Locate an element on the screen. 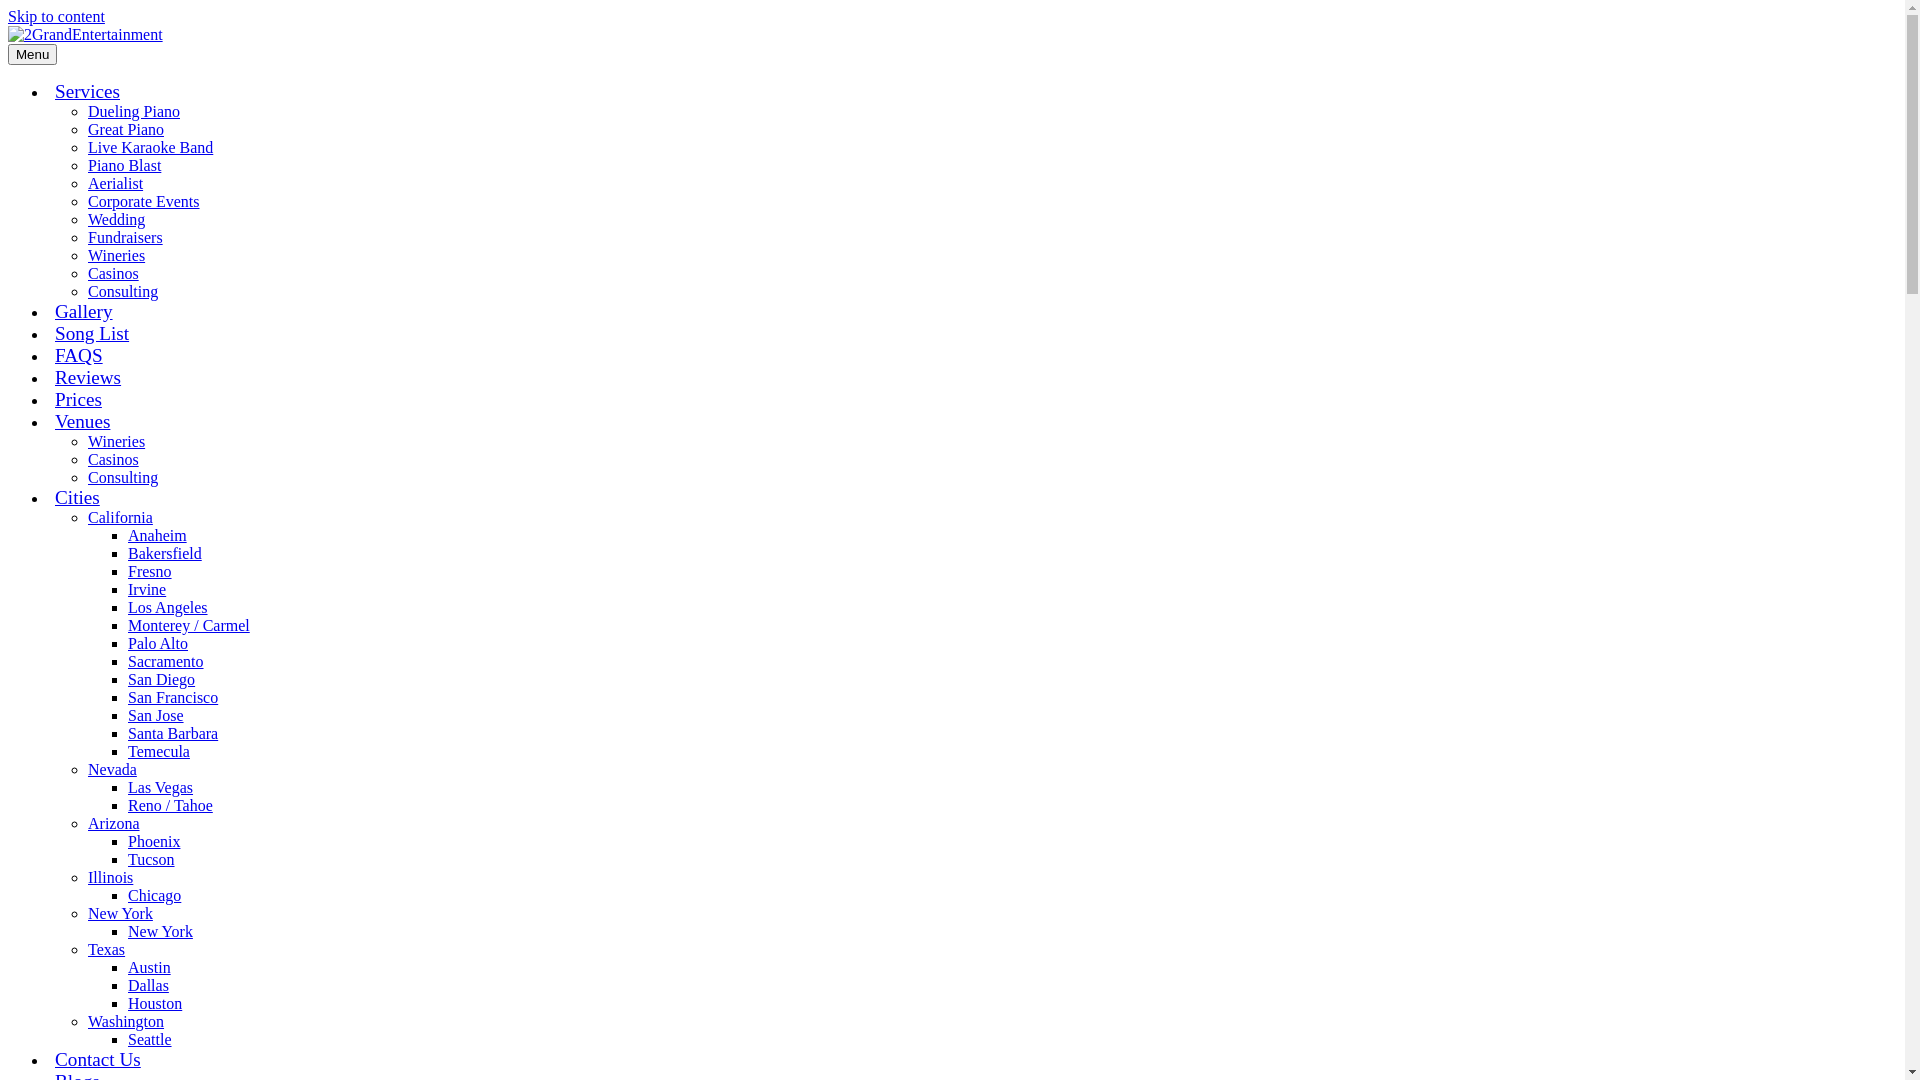 The width and height of the screenshot is (1920, 1080). 'FAQS' is located at coordinates (78, 354).